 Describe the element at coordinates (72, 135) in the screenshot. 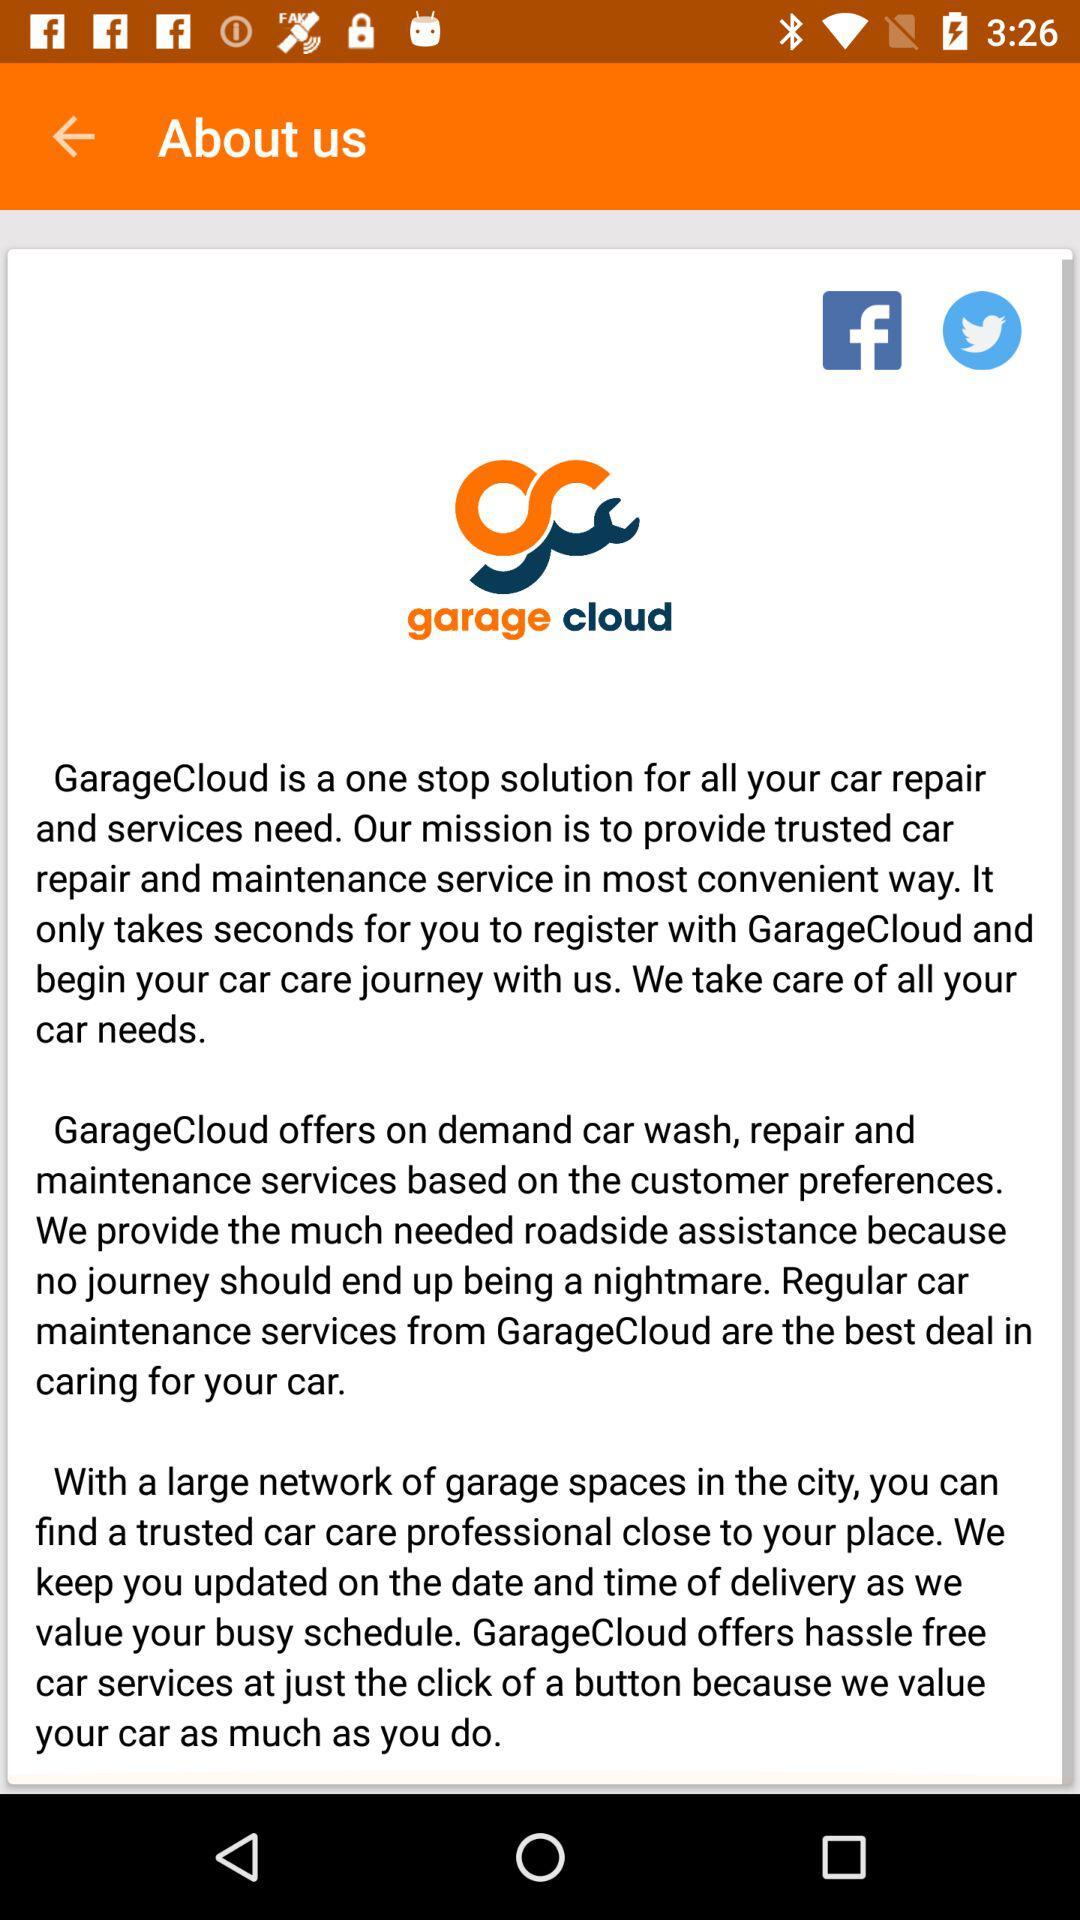

I see `item above garagecloud is a icon` at that location.